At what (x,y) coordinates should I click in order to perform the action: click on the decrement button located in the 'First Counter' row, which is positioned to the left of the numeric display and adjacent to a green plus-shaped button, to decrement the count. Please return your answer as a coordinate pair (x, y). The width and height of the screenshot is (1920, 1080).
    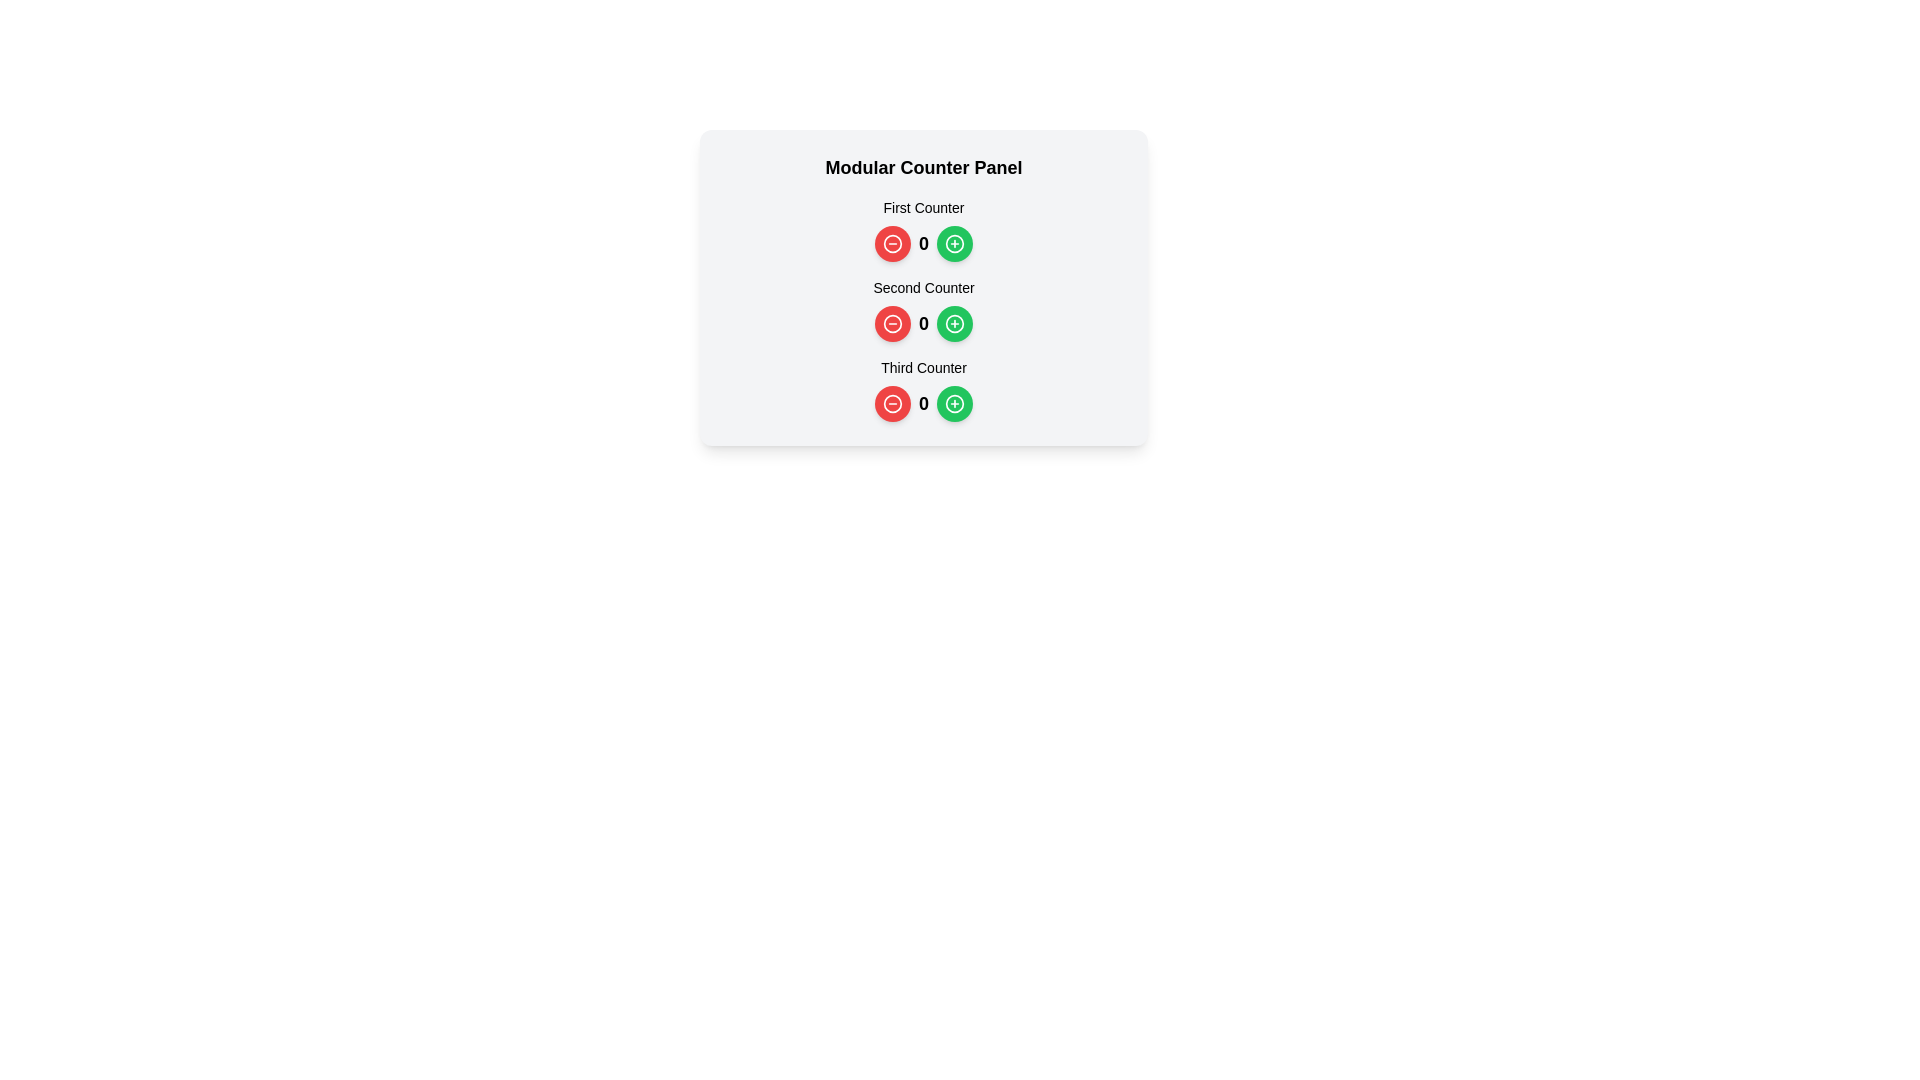
    Looking at the image, I should click on (891, 242).